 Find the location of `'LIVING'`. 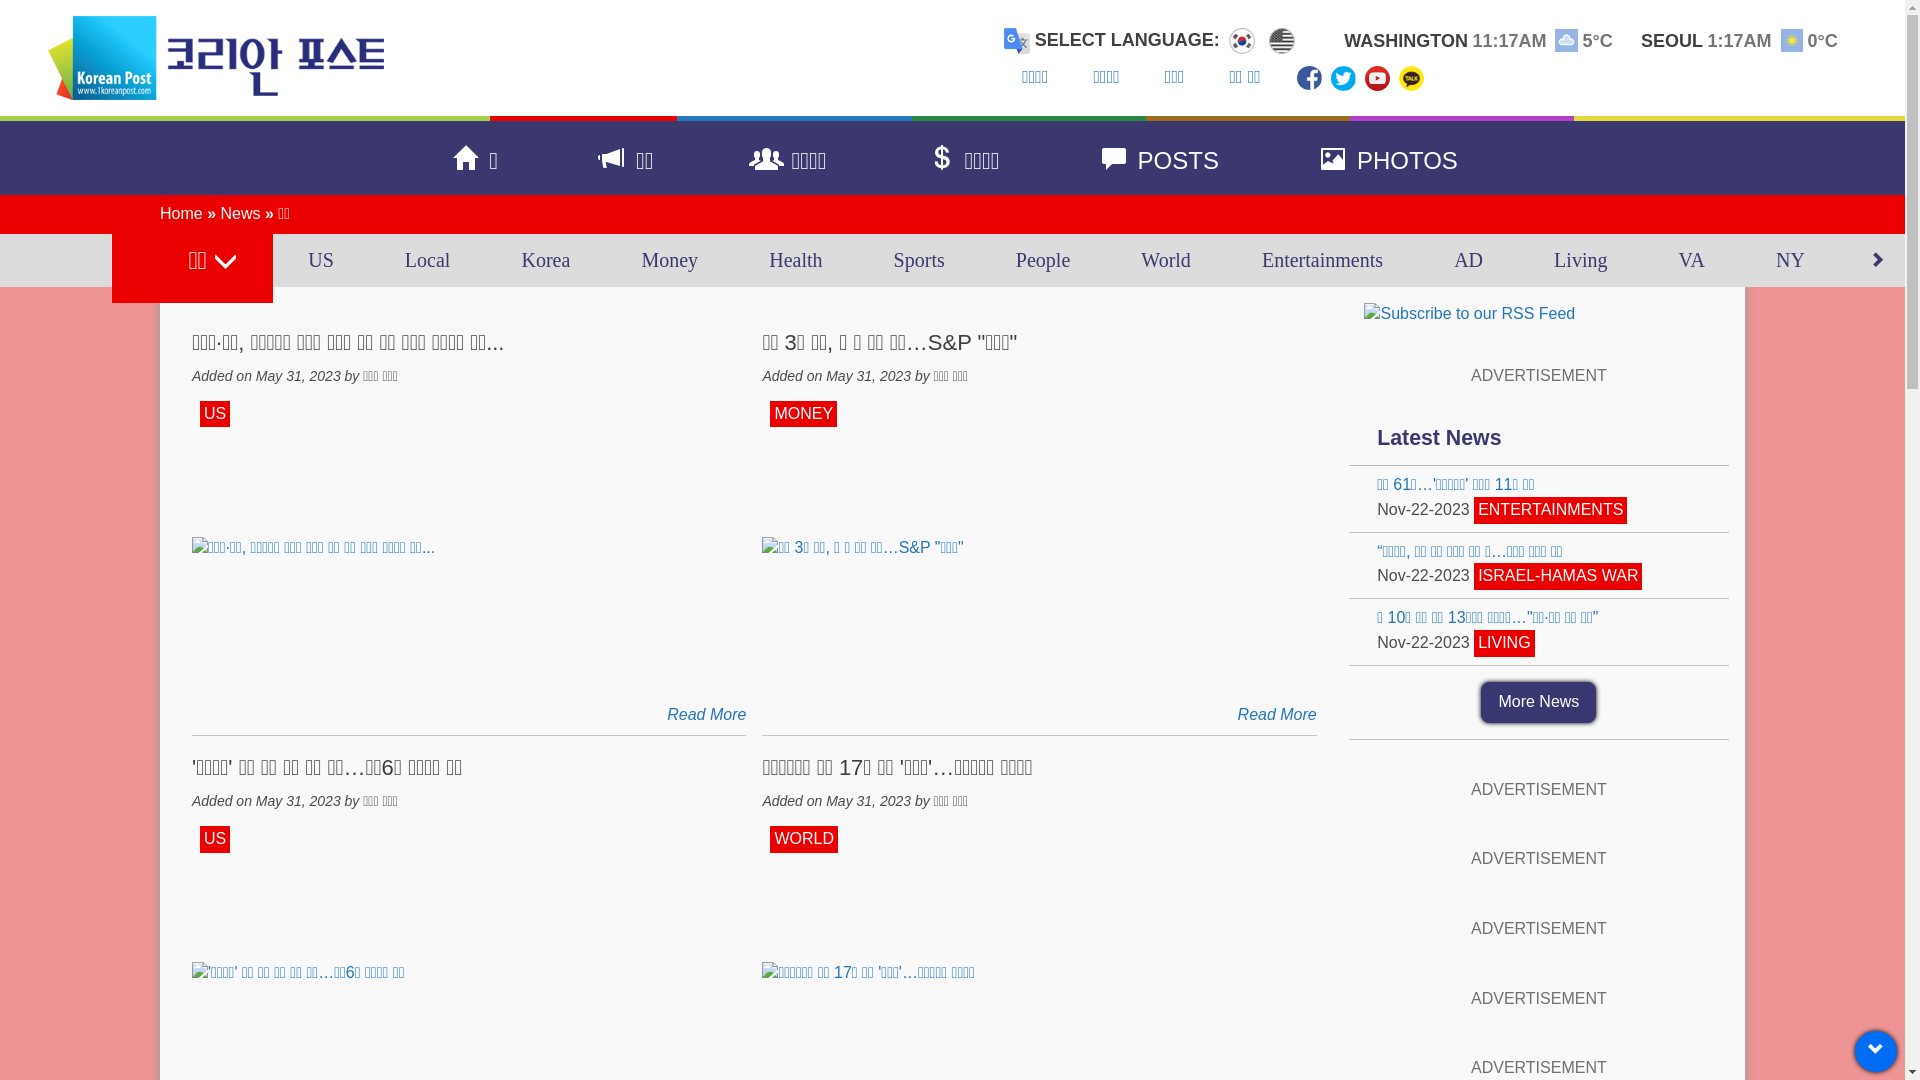

'LIVING' is located at coordinates (1473, 643).